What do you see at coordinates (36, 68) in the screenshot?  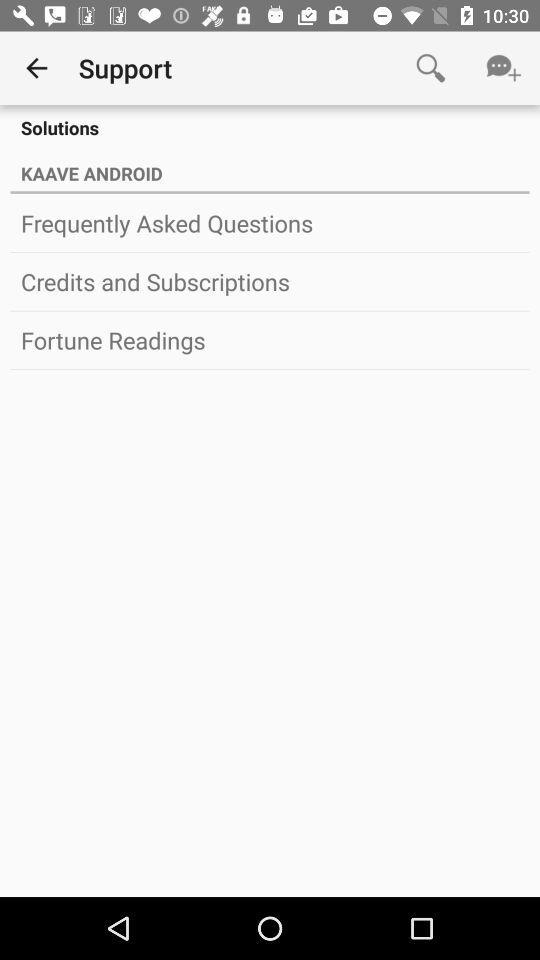 I see `the item above solutions item` at bounding box center [36, 68].